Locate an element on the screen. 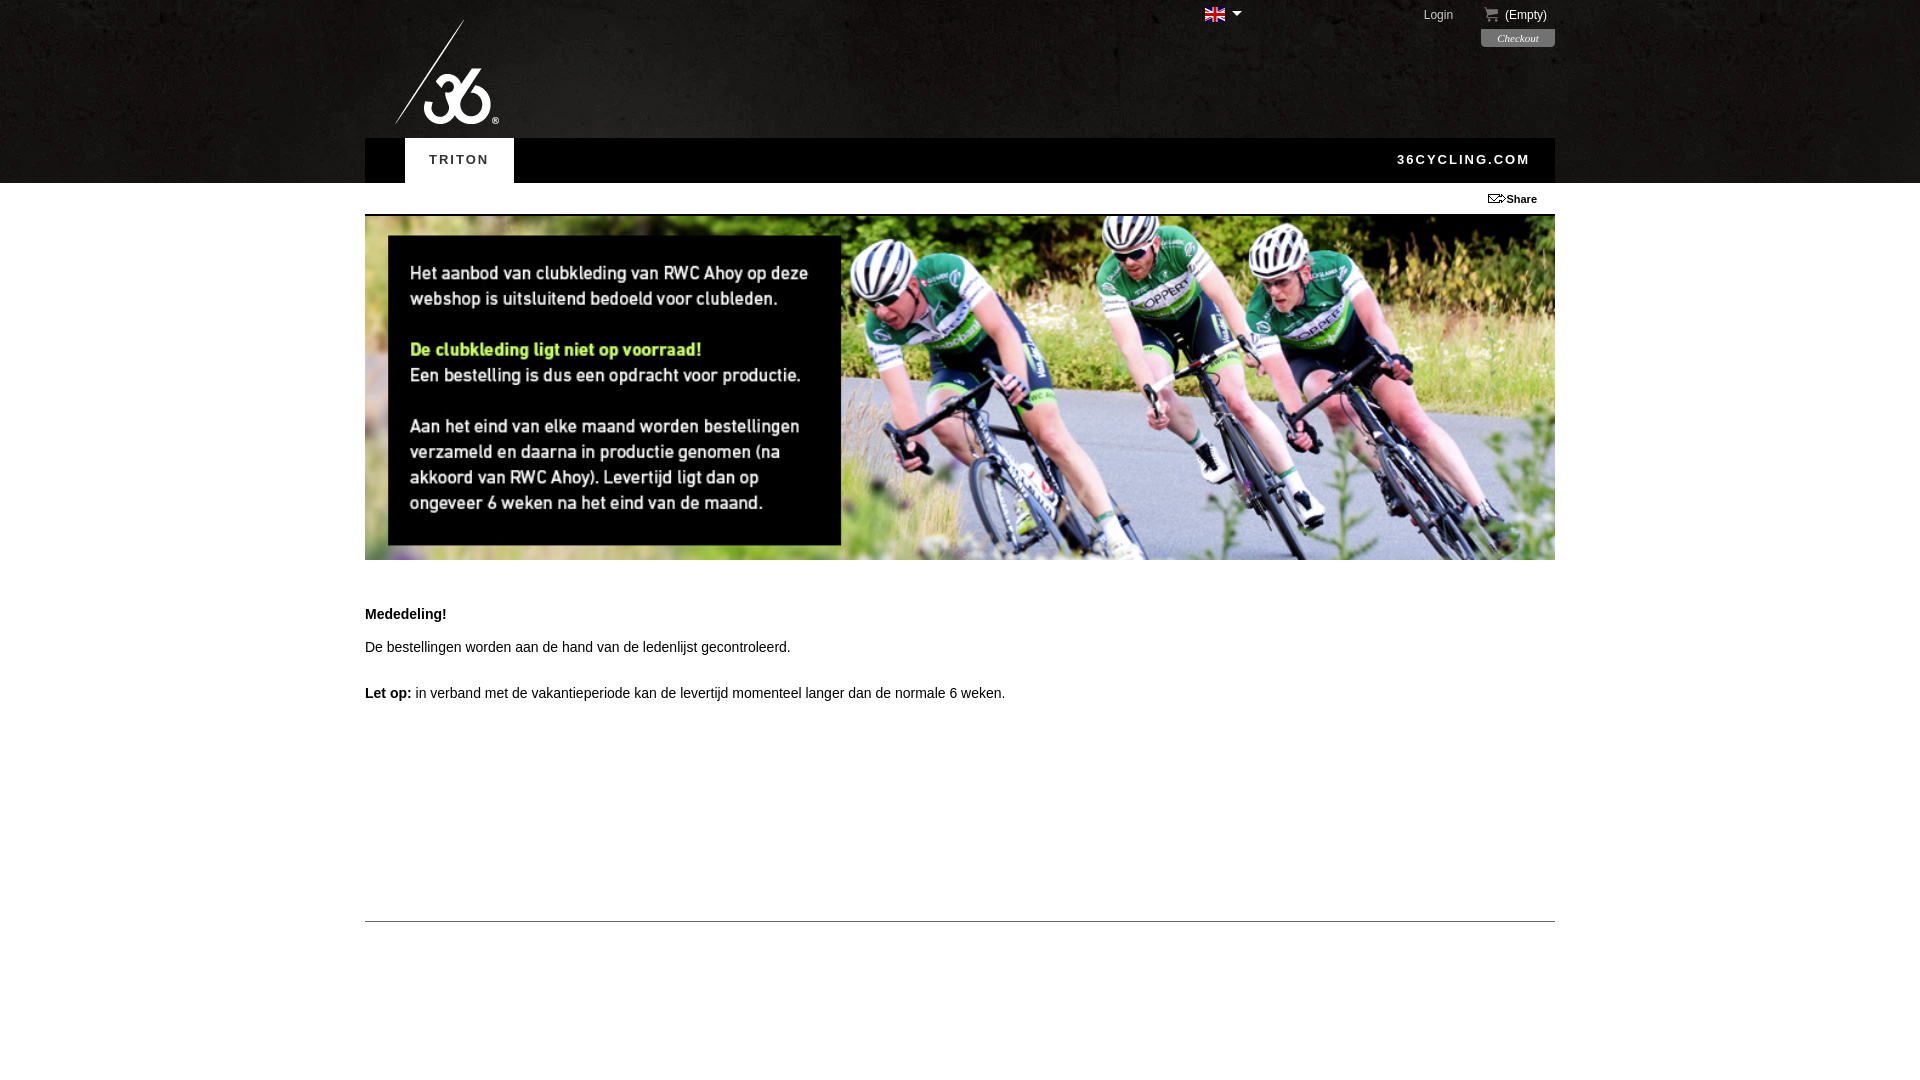 The image size is (1920, 1080). 'Login' is located at coordinates (1450, 15).